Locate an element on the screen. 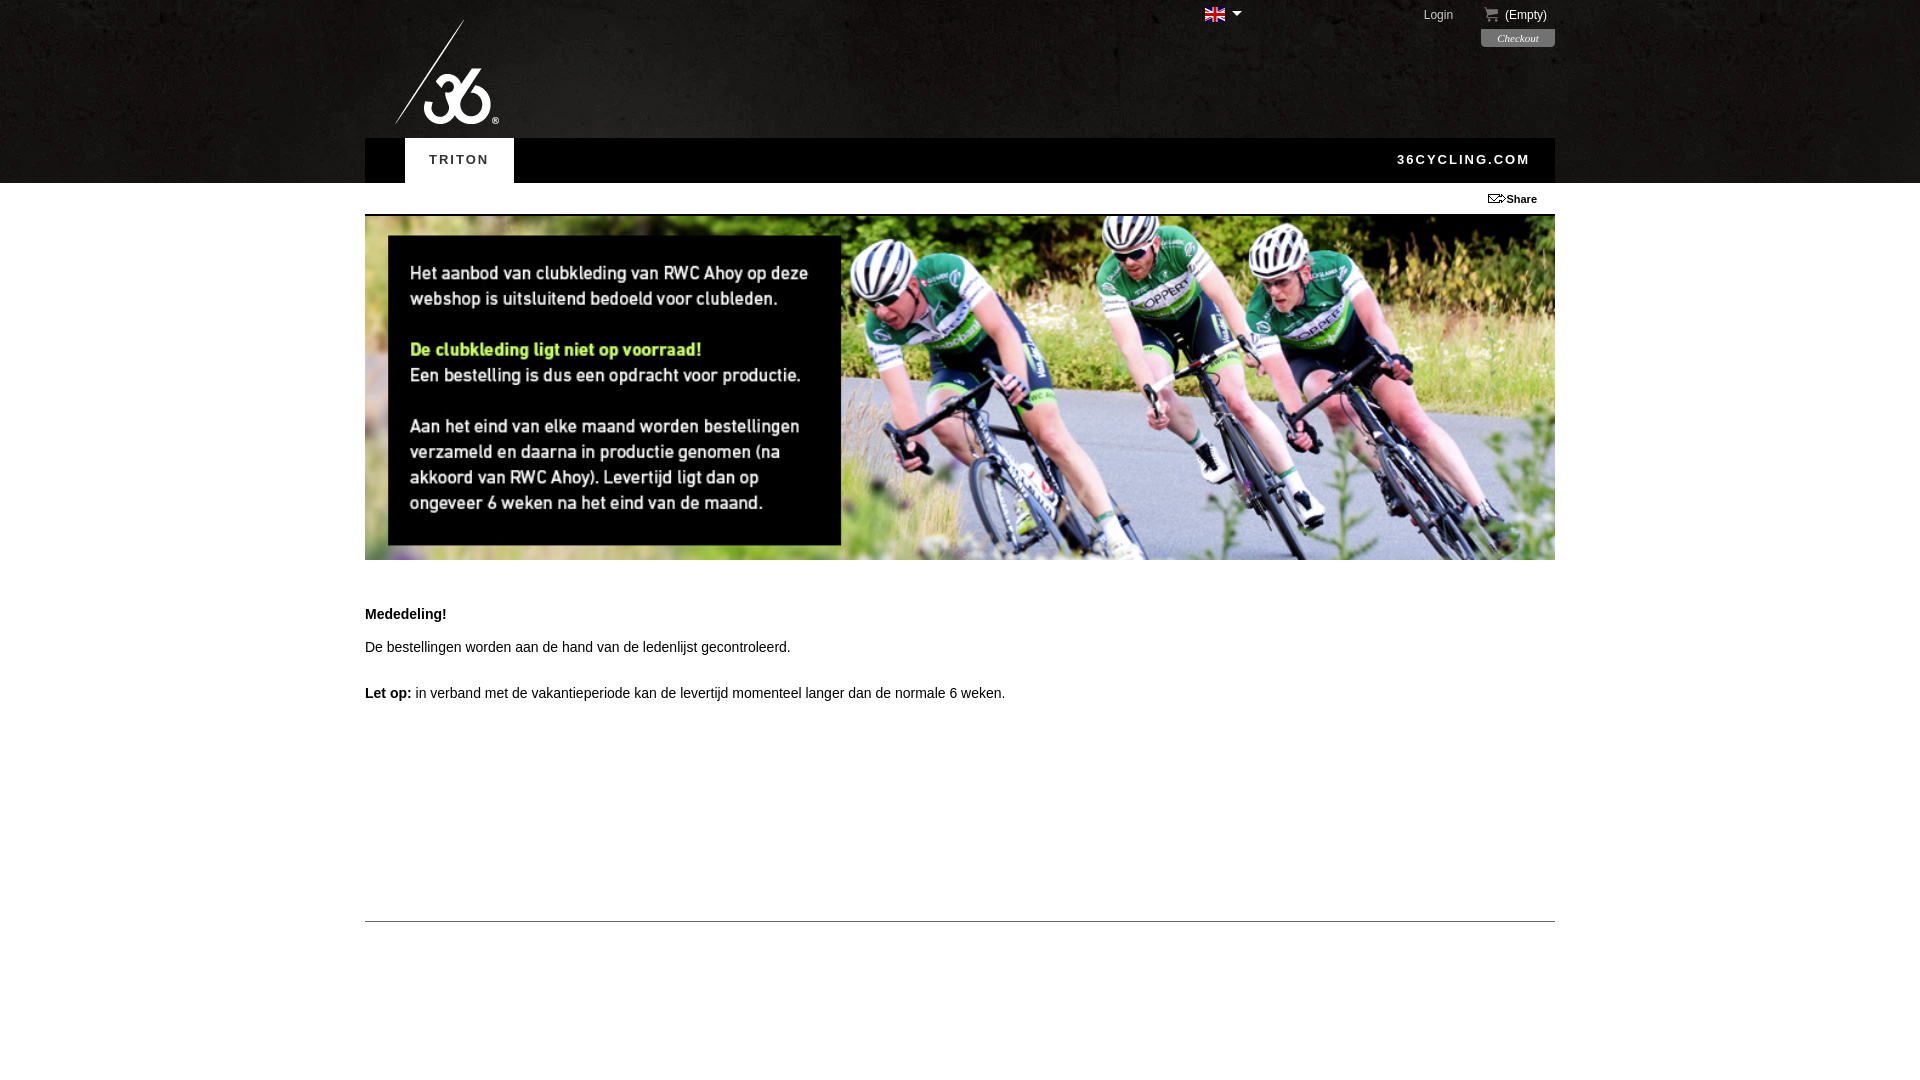 The image size is (1920, 1080). 'Login' is located at coordinates (1450, 15).